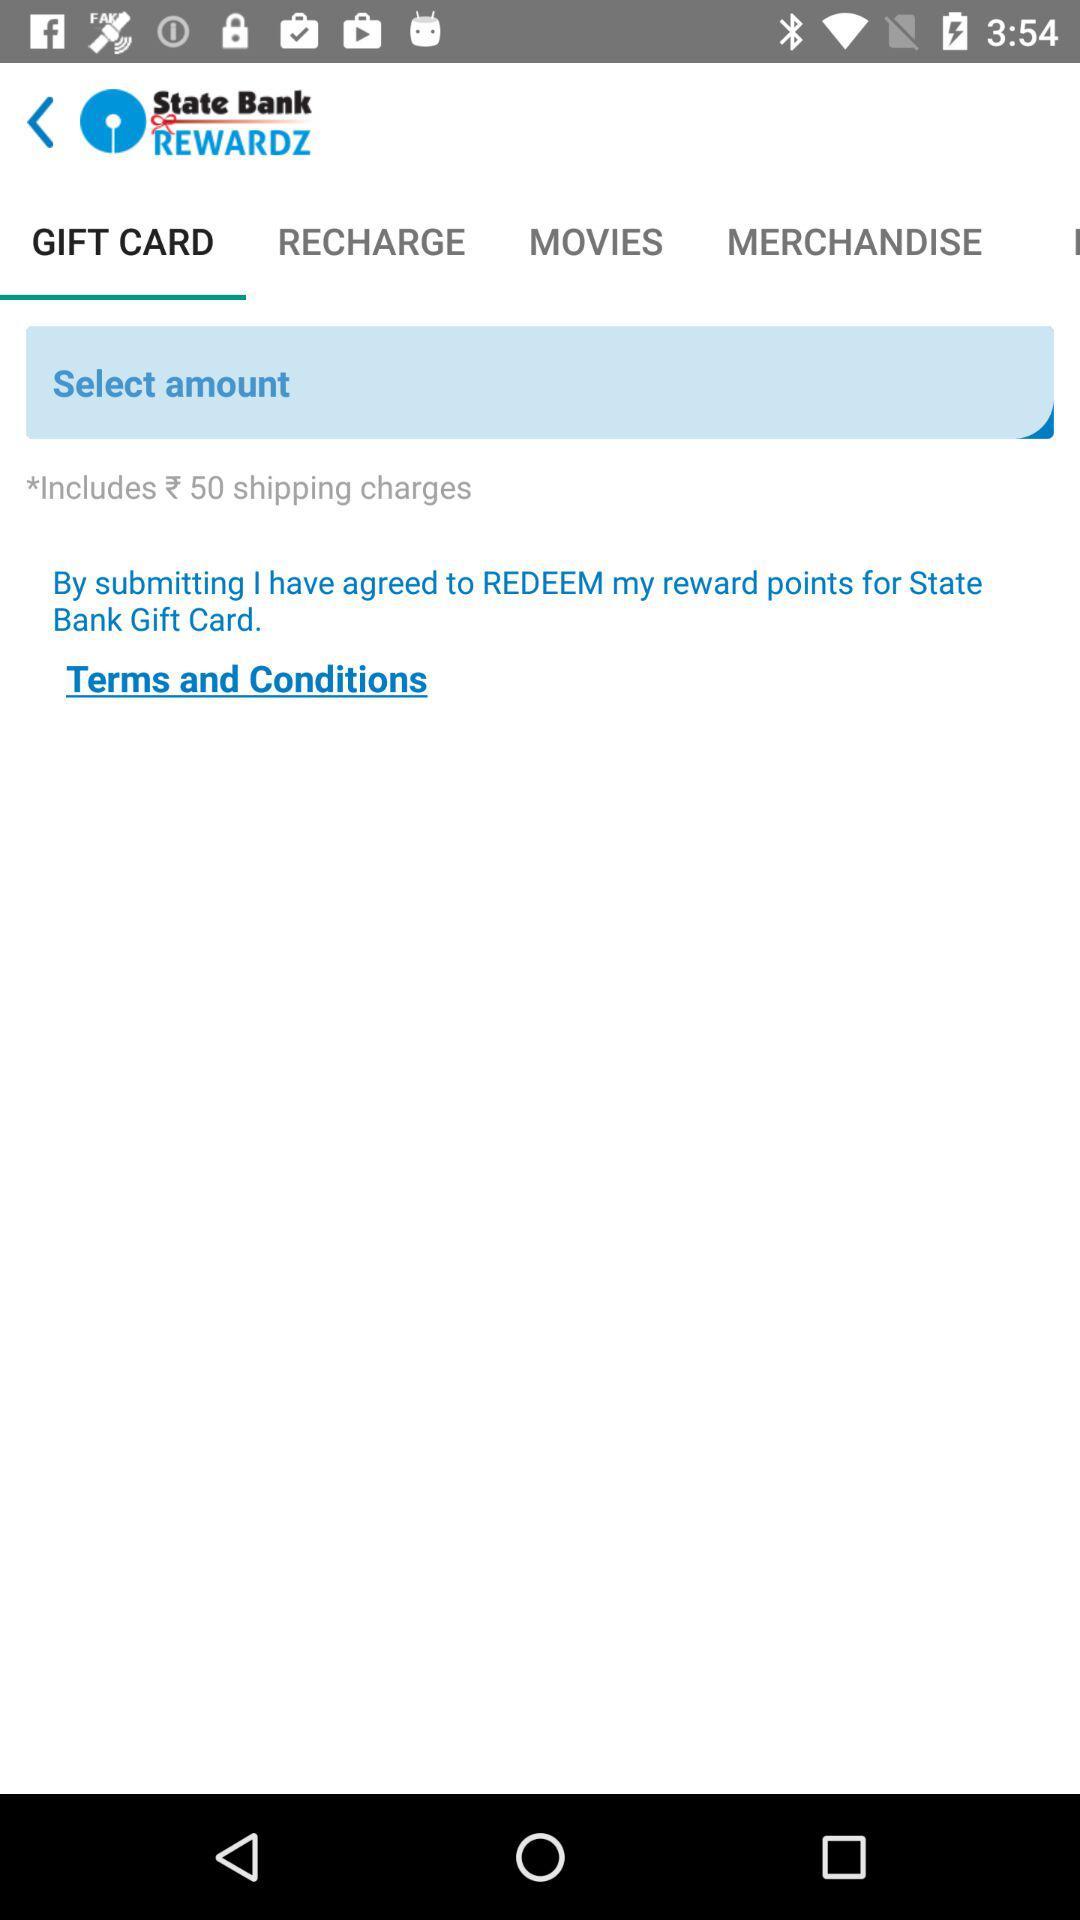  Describe the element at coordinates (40, 121) in the screenshot. I see `go back` at that location.